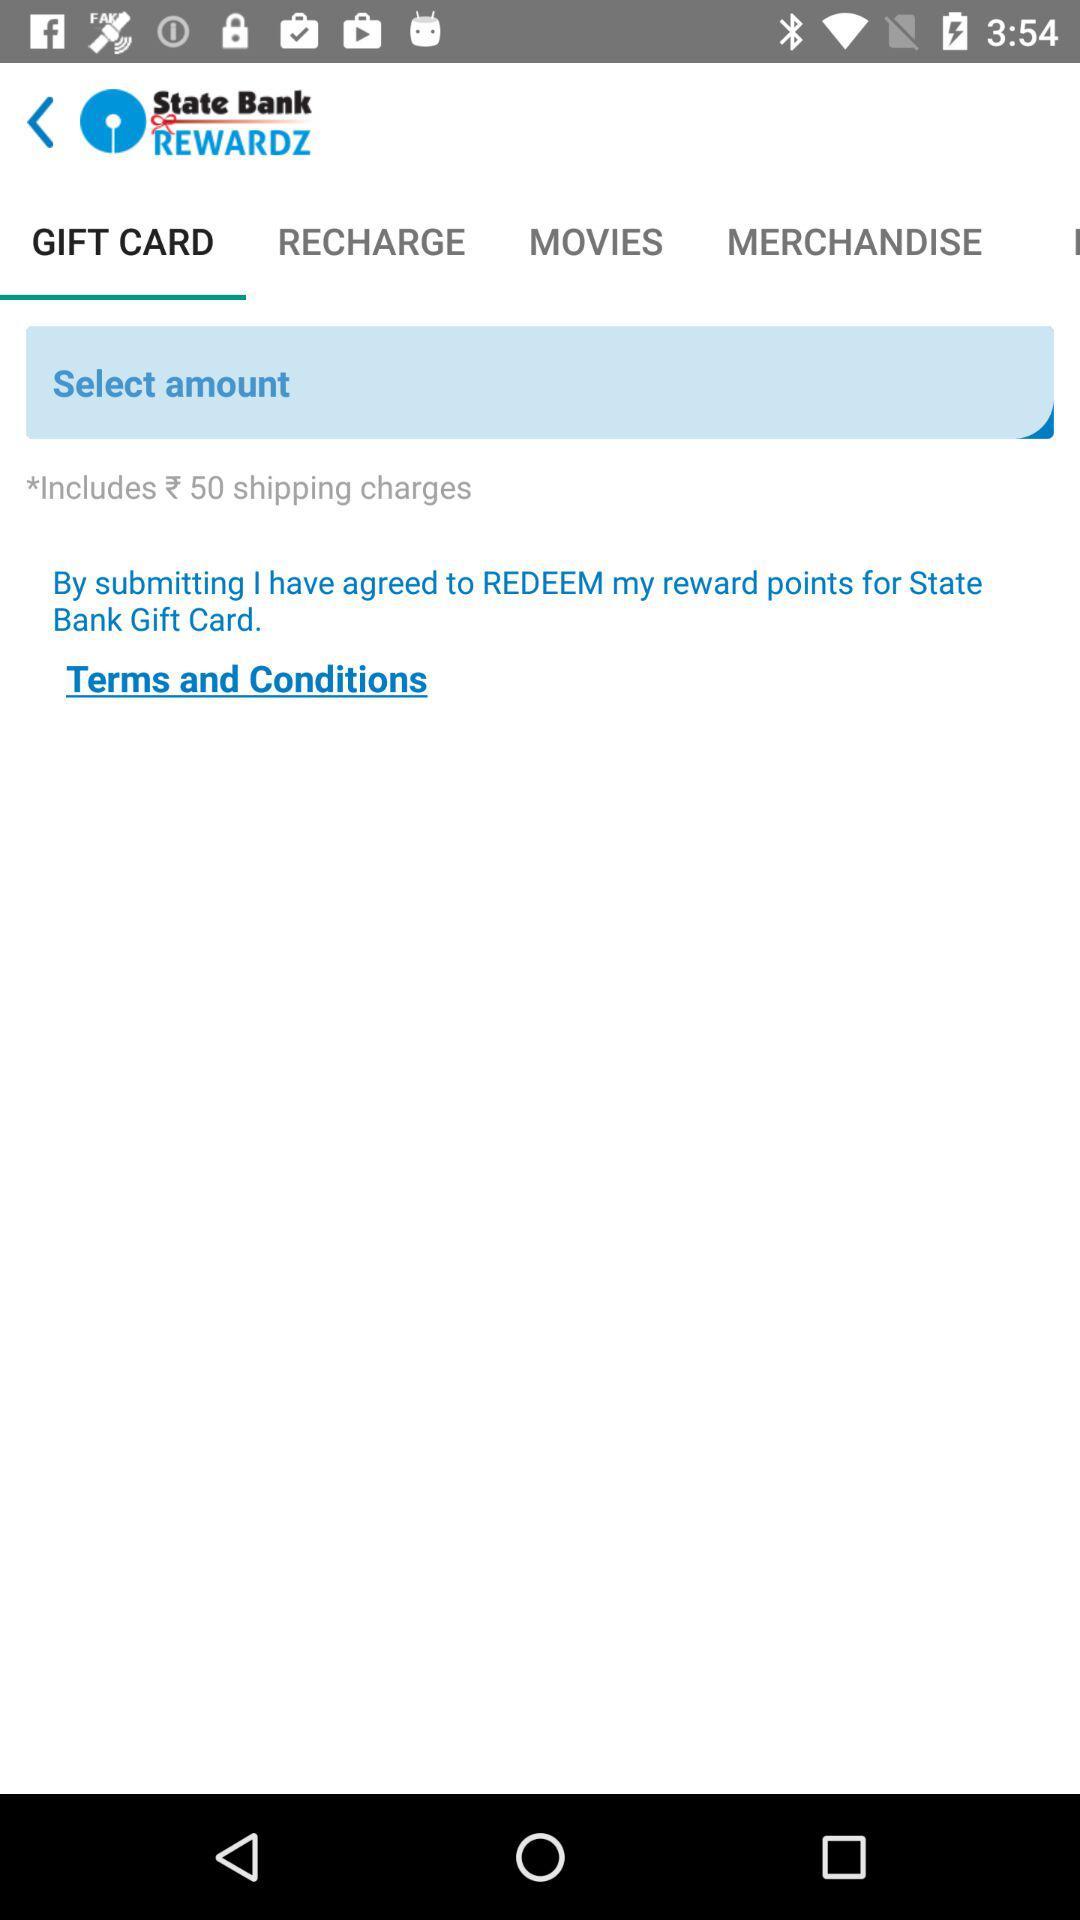  Describe the element at coordinates (40, 121) in the screenshot. I see `go back` at that location.